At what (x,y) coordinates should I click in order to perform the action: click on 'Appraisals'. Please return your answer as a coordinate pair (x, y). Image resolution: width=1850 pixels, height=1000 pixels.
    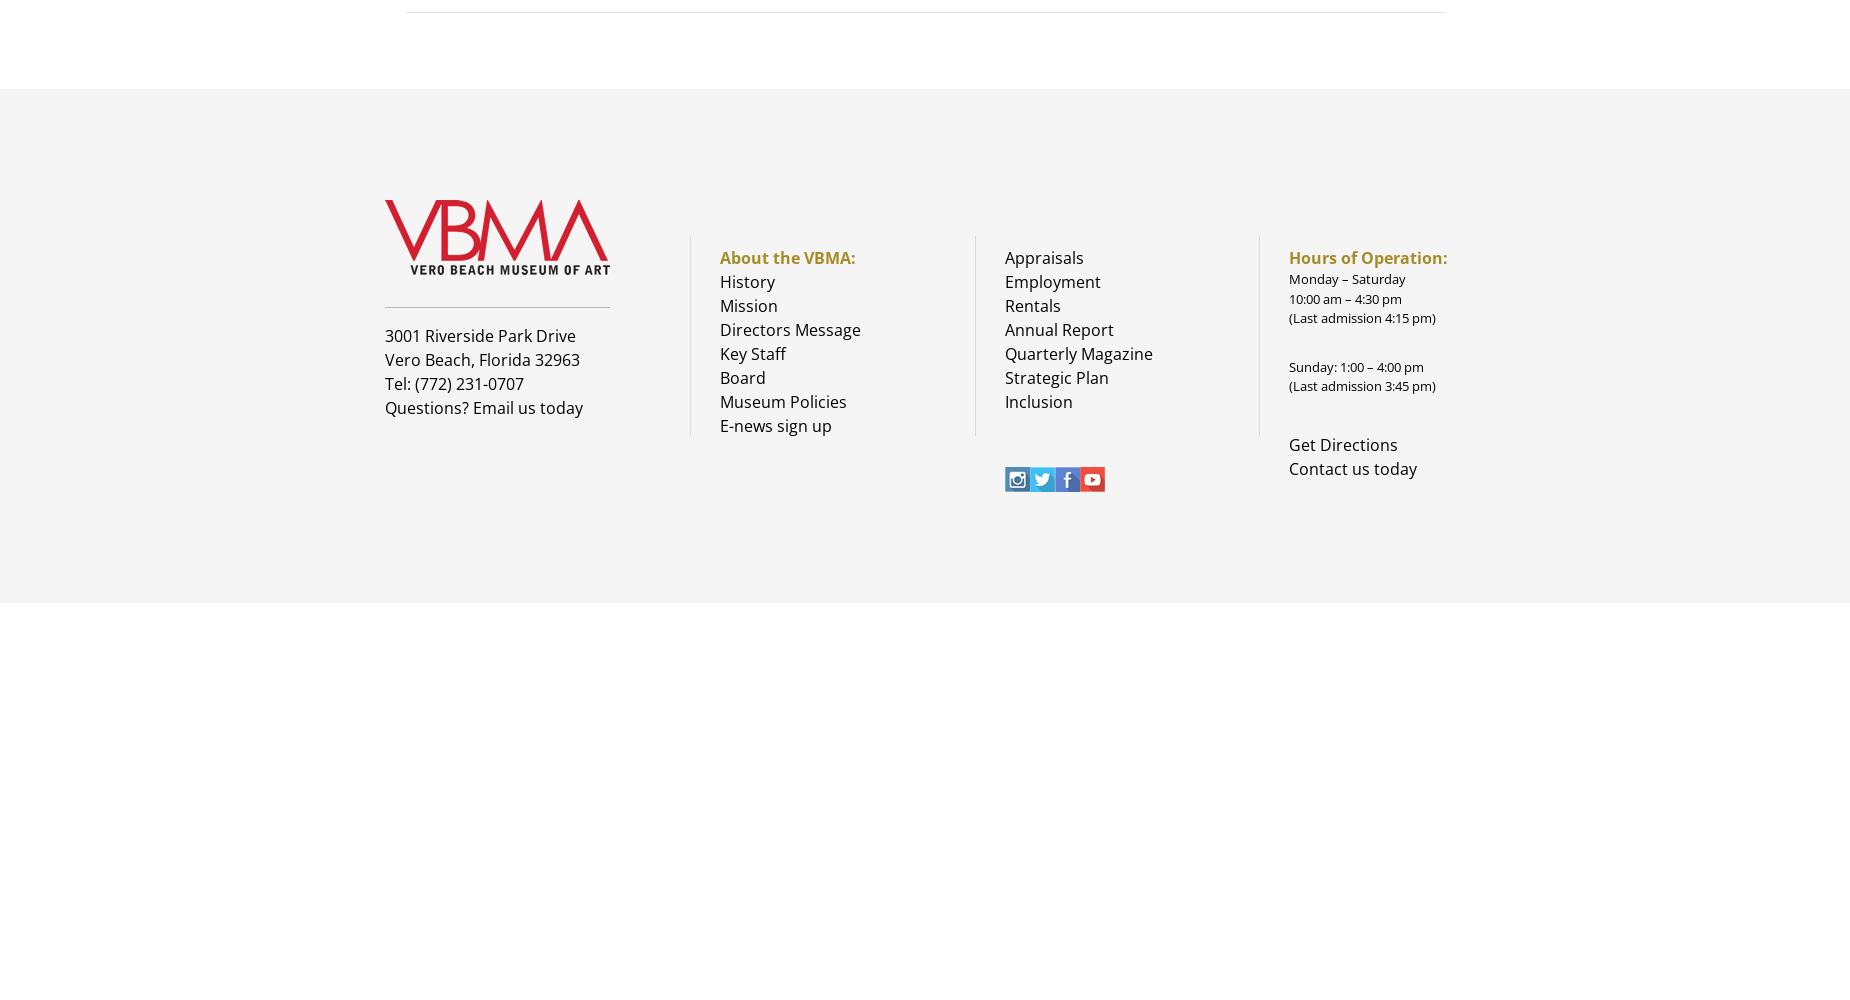
    Looking at the image, I should click on (1042, 258).